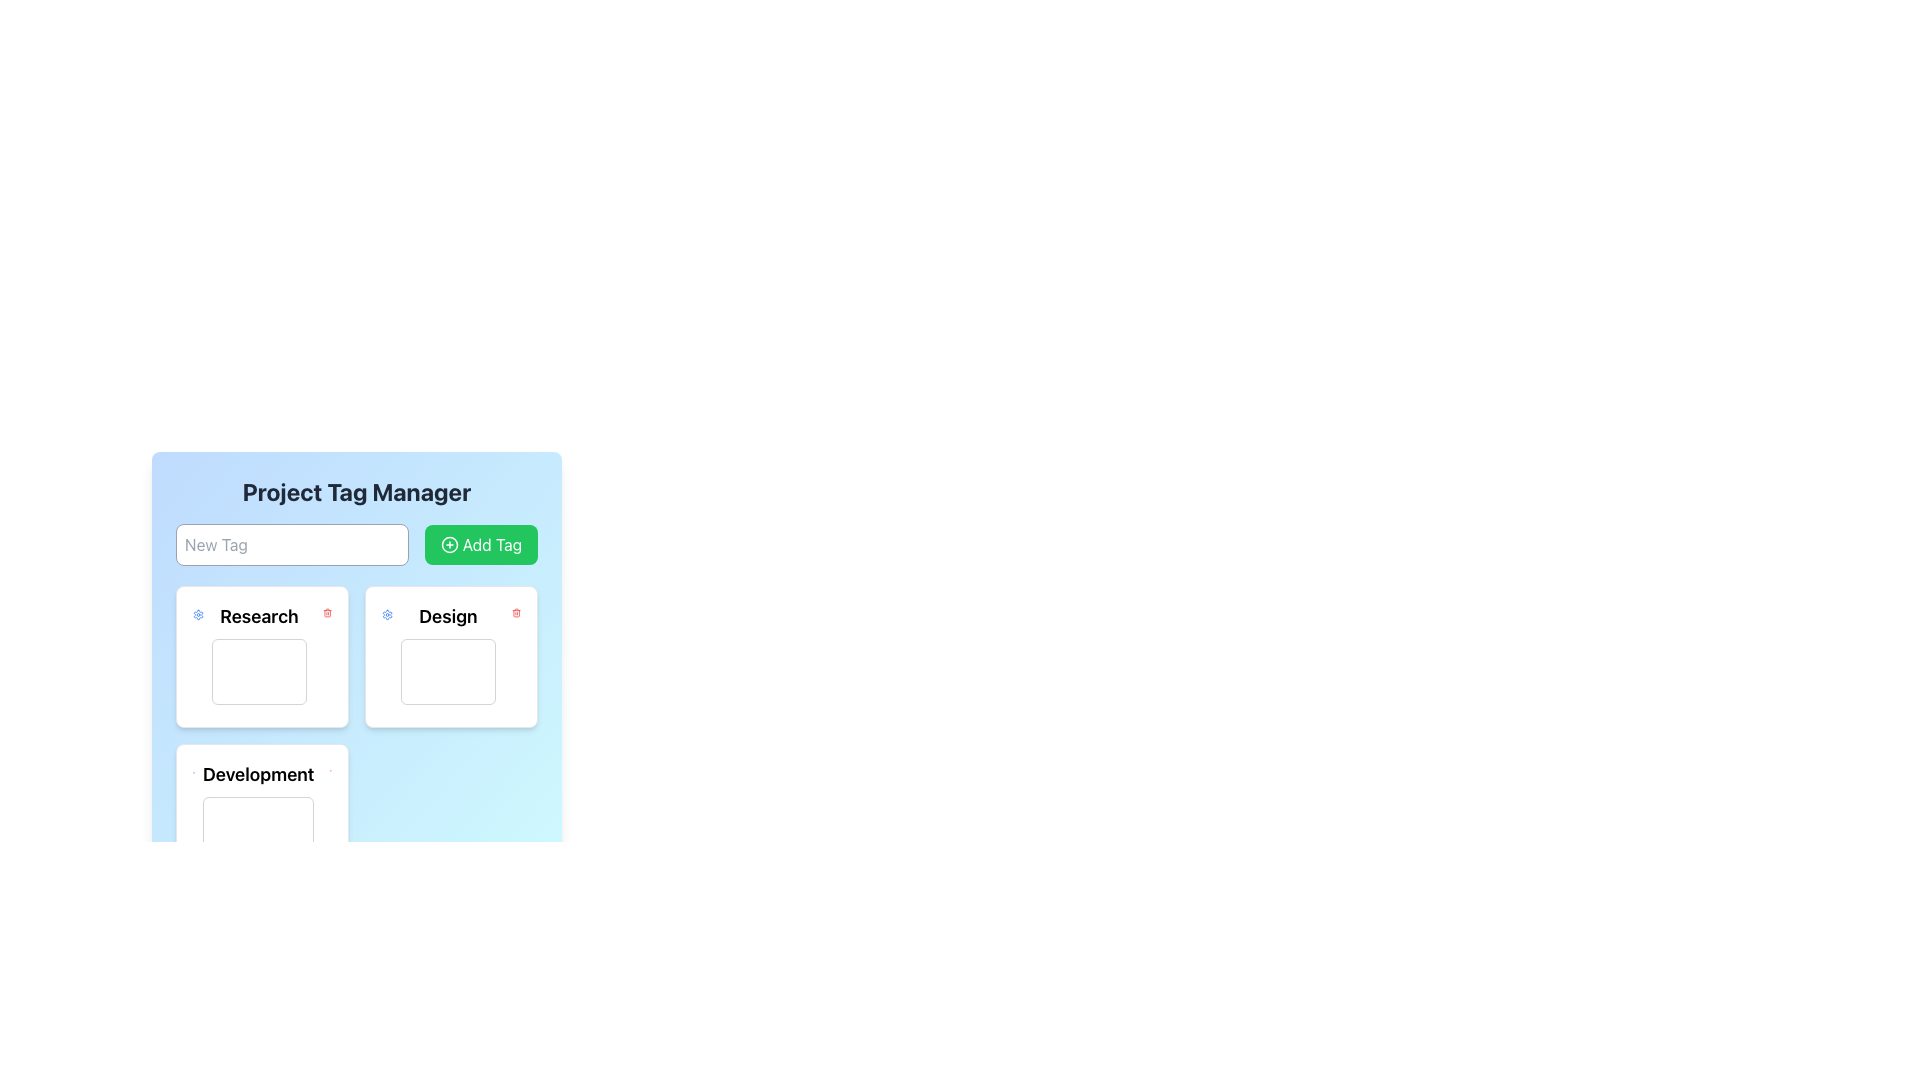  What do you see at coordinates (193, 771) in the screenshot?
I see `the gear-like settings icon located to the left of the 'Development' title within the rectangular card` at bounding box center [193, 771].